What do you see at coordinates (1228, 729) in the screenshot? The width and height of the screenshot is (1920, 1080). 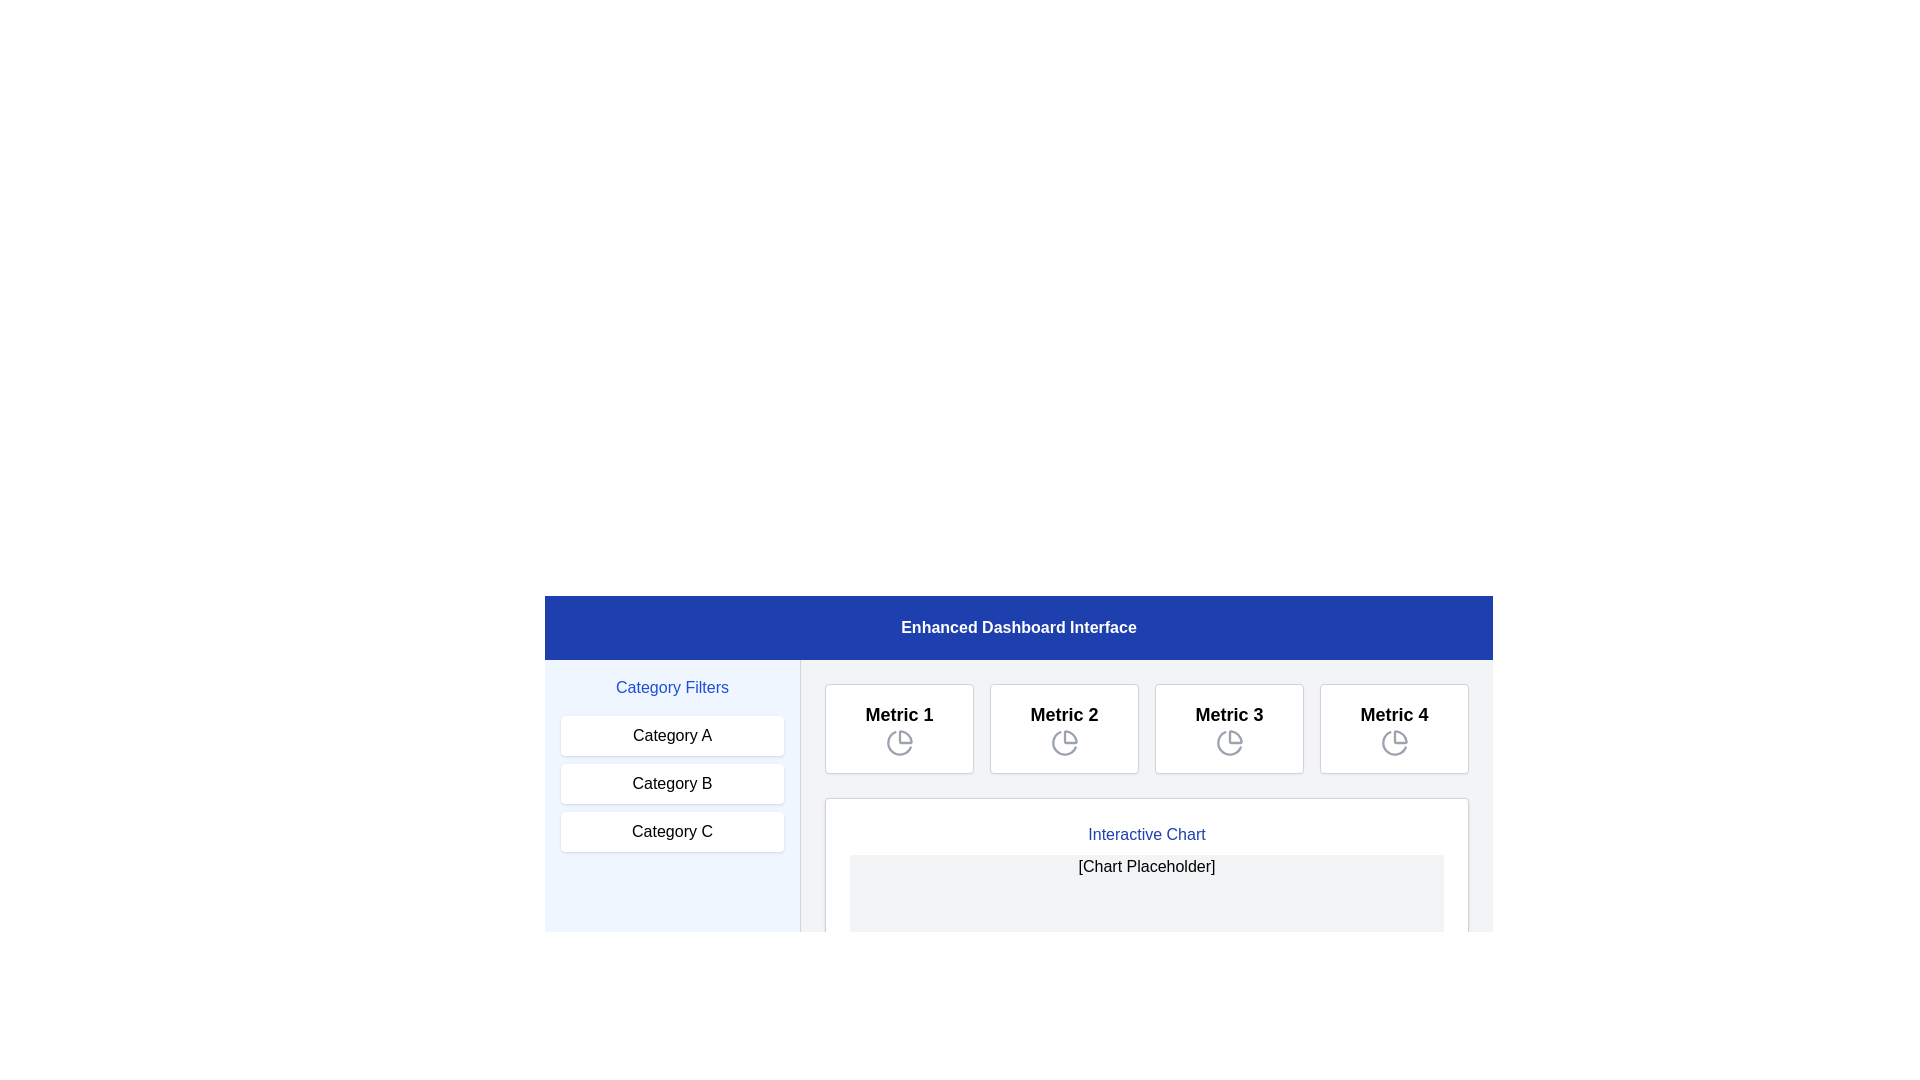 I see `the Informational card labeled 'Metric 3', which features a white background, gray border, rounded corners, and text in bold at the top center` at bounding box center [1228, 729].